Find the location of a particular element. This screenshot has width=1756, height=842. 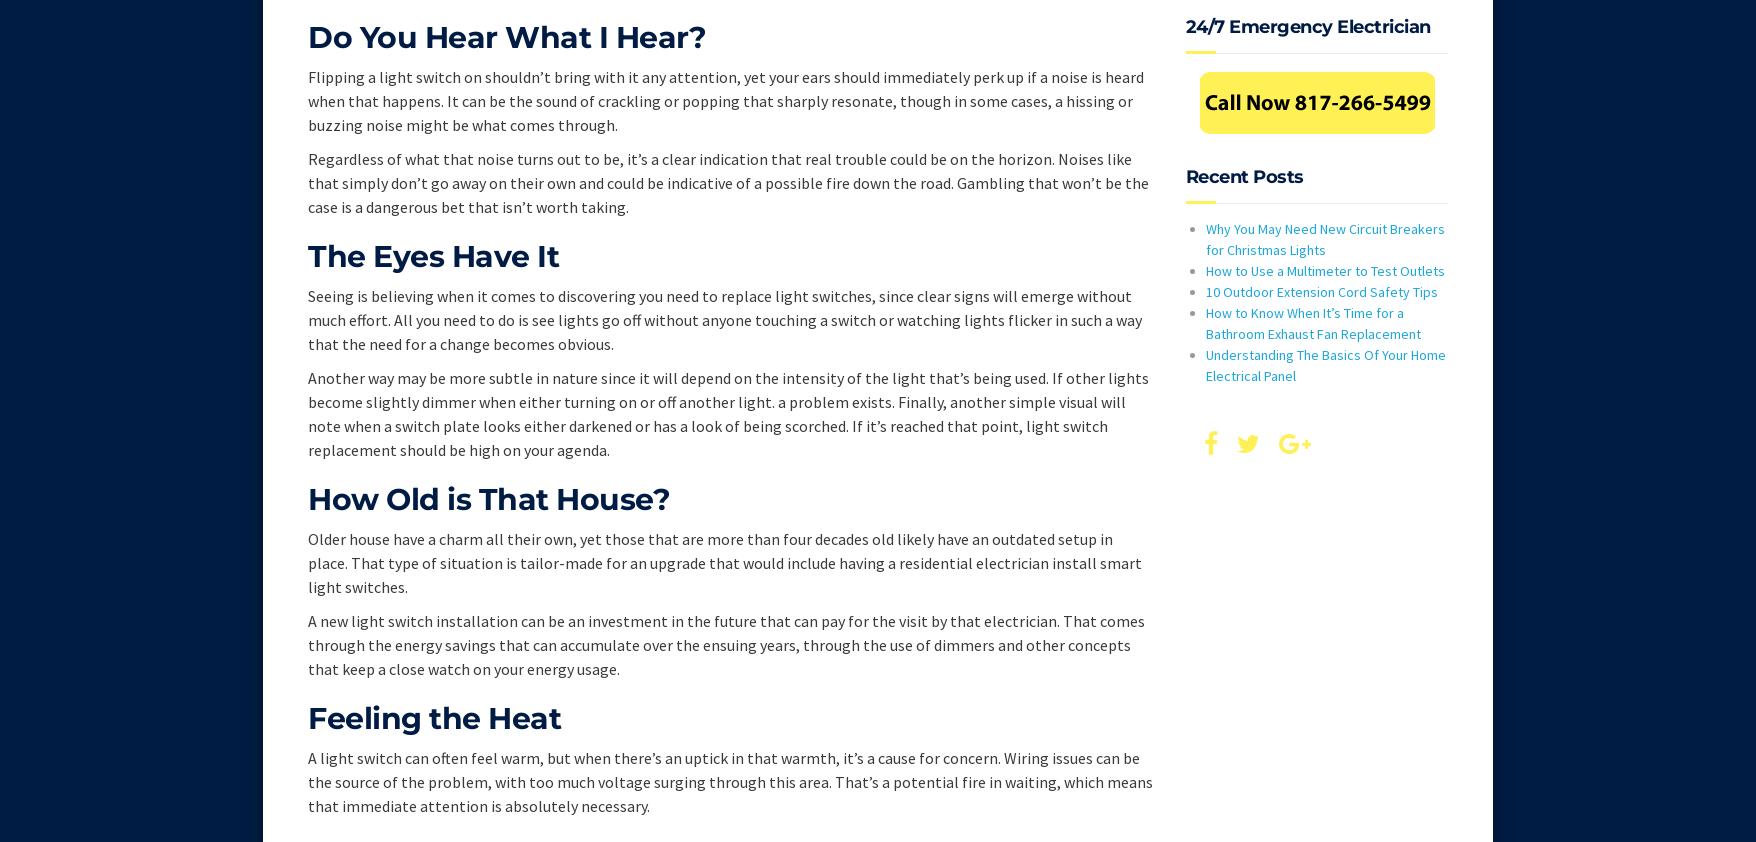

'Older house have a charm all their own, yet those that are more than four decades old likely have an outdated setup in place. That type of situation is tailor-made for an upgrade that would include having a residential electrician install smart light switches.' is located at coordinates (725, 561).